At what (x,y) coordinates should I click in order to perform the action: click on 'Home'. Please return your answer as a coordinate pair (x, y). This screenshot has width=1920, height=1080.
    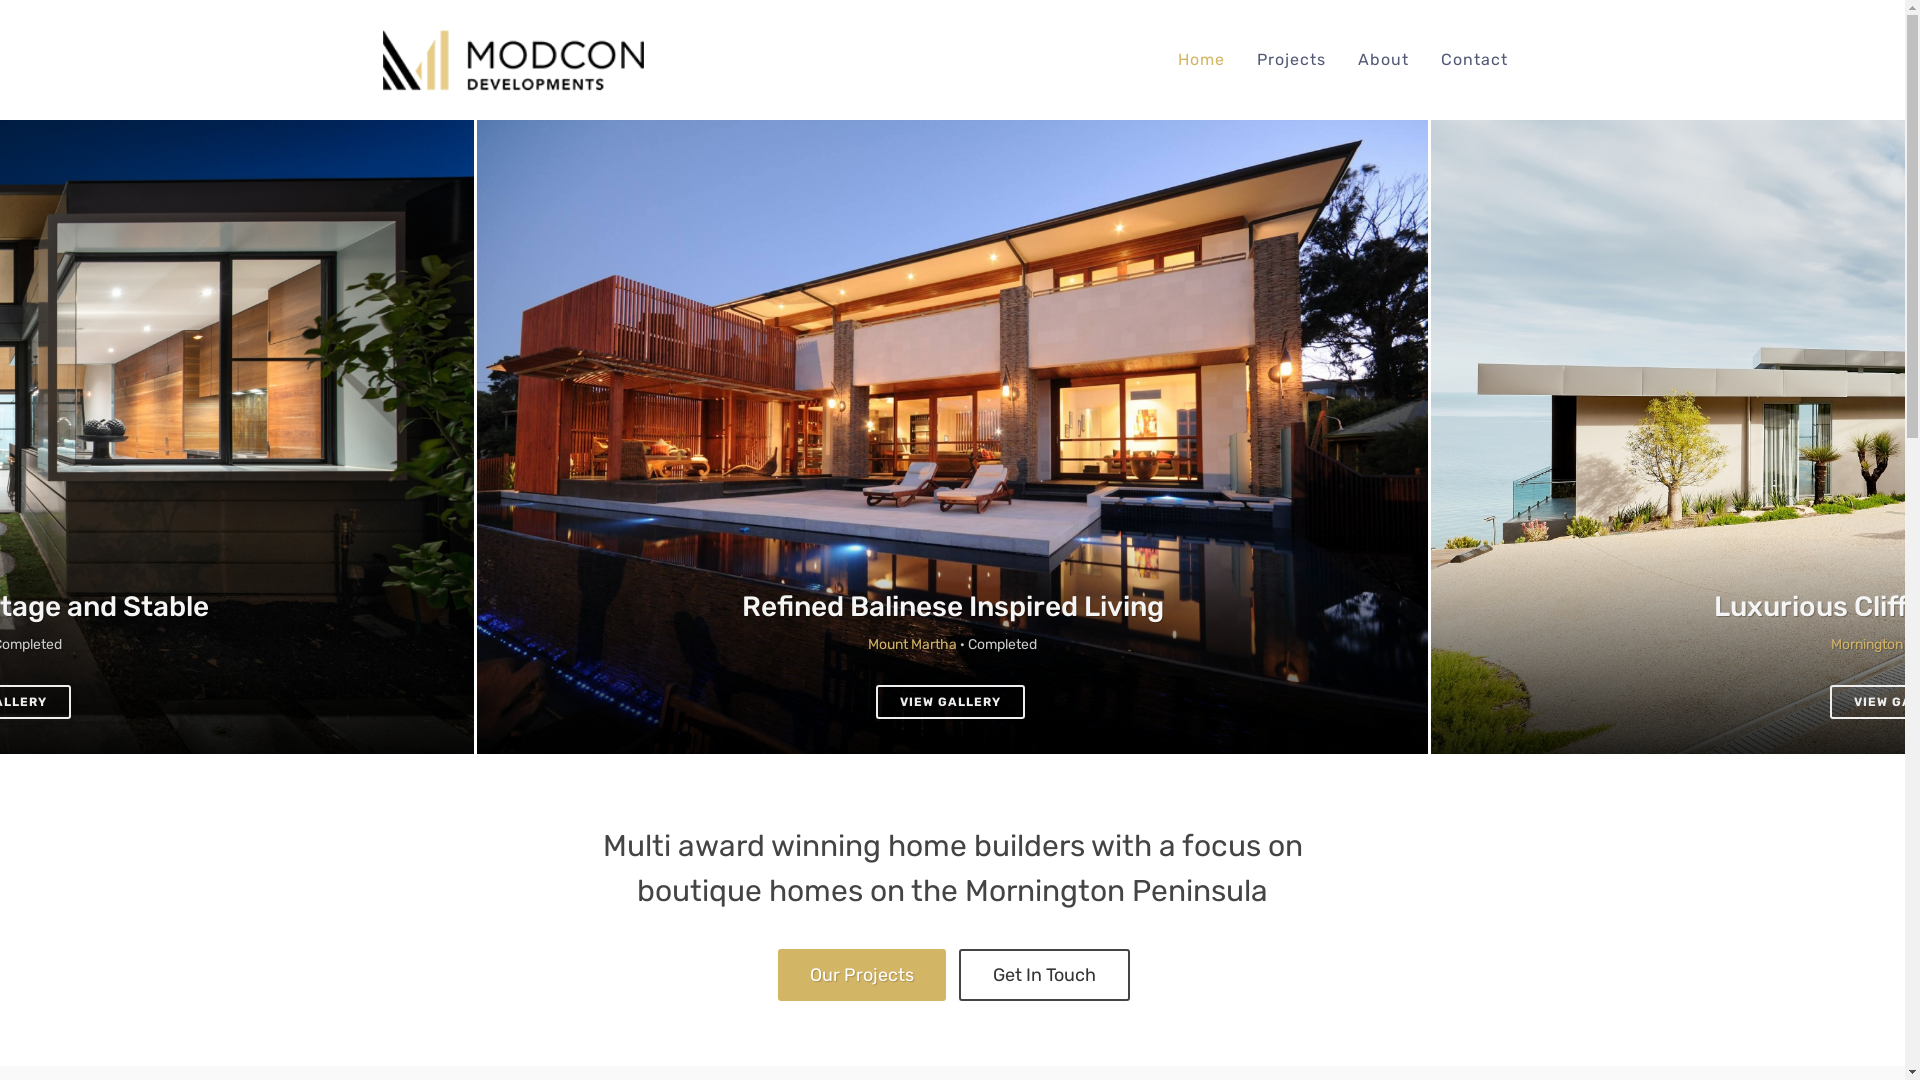
    Looking at the image, I should click on (1200, 59).